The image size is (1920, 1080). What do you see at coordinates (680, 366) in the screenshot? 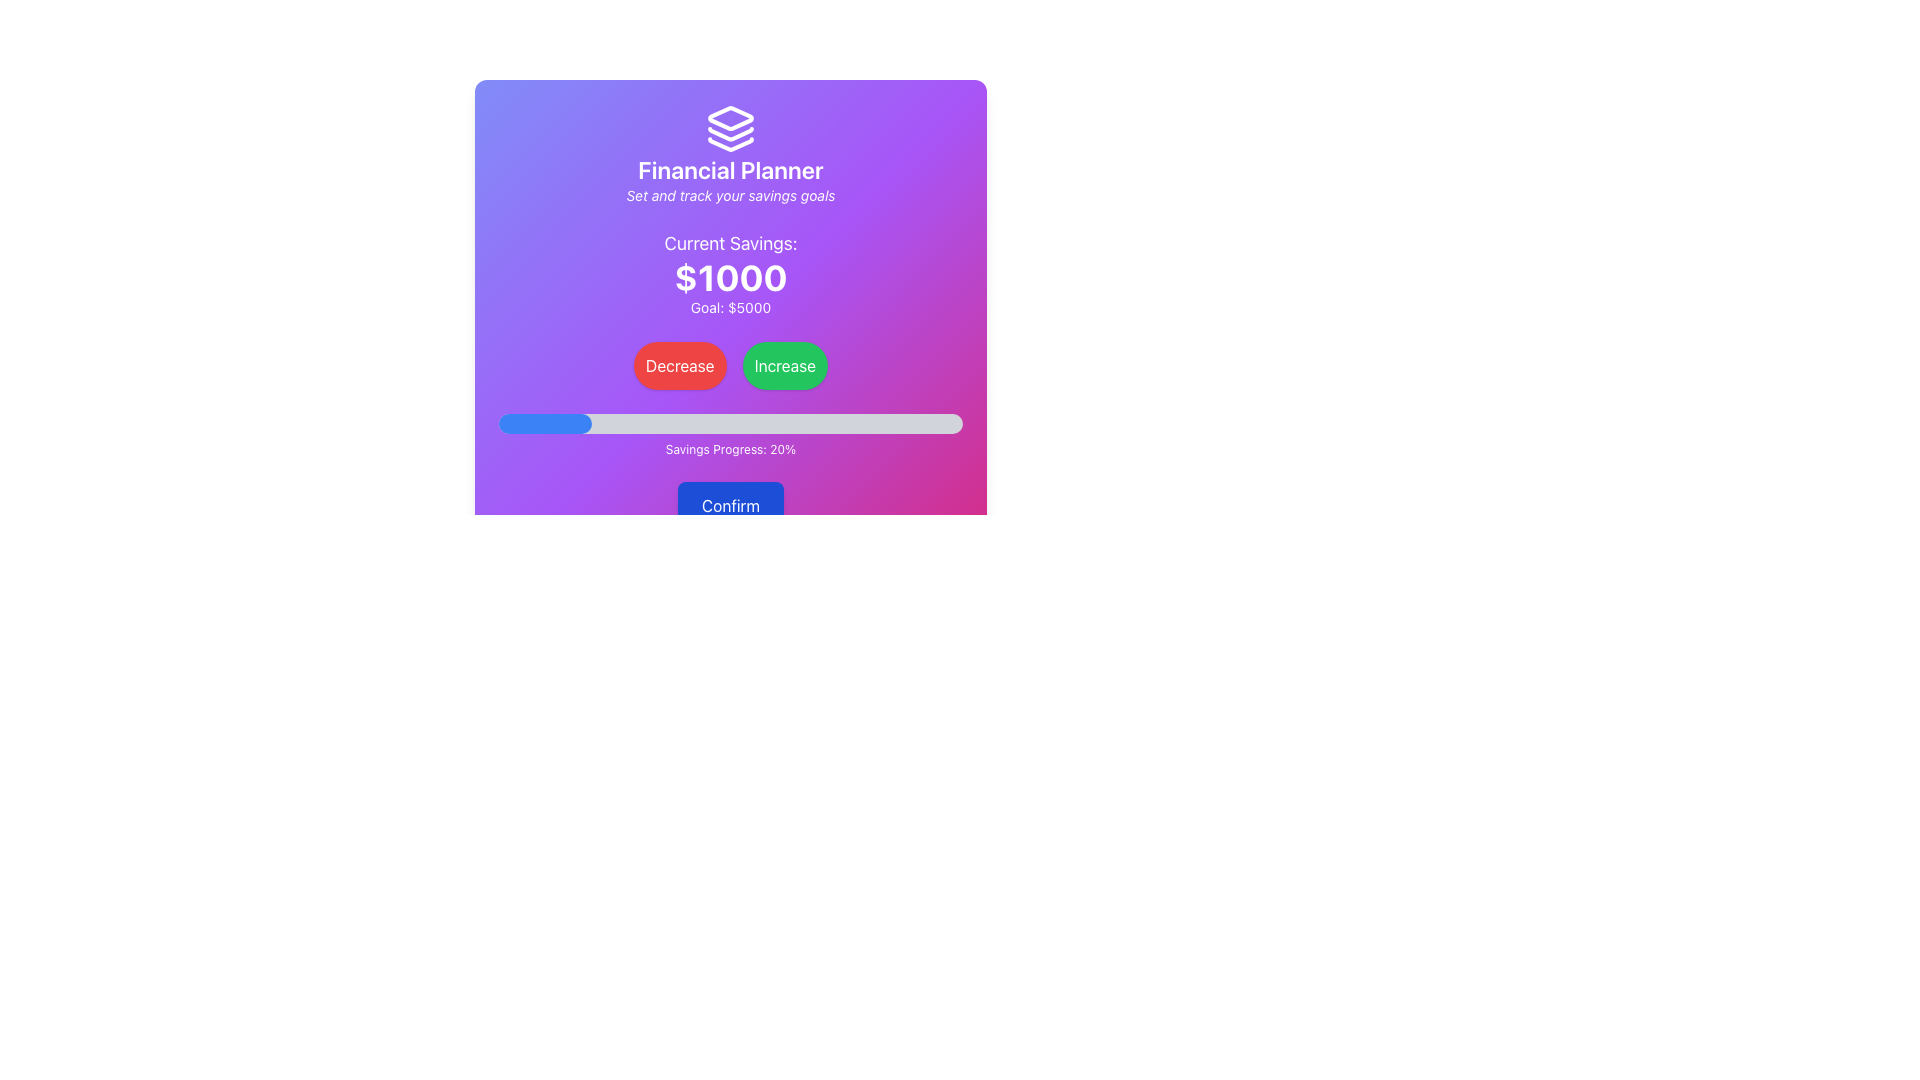
I see `the decrease button located to the left of the green 'Increase' button` at bounding box center [680, 366].